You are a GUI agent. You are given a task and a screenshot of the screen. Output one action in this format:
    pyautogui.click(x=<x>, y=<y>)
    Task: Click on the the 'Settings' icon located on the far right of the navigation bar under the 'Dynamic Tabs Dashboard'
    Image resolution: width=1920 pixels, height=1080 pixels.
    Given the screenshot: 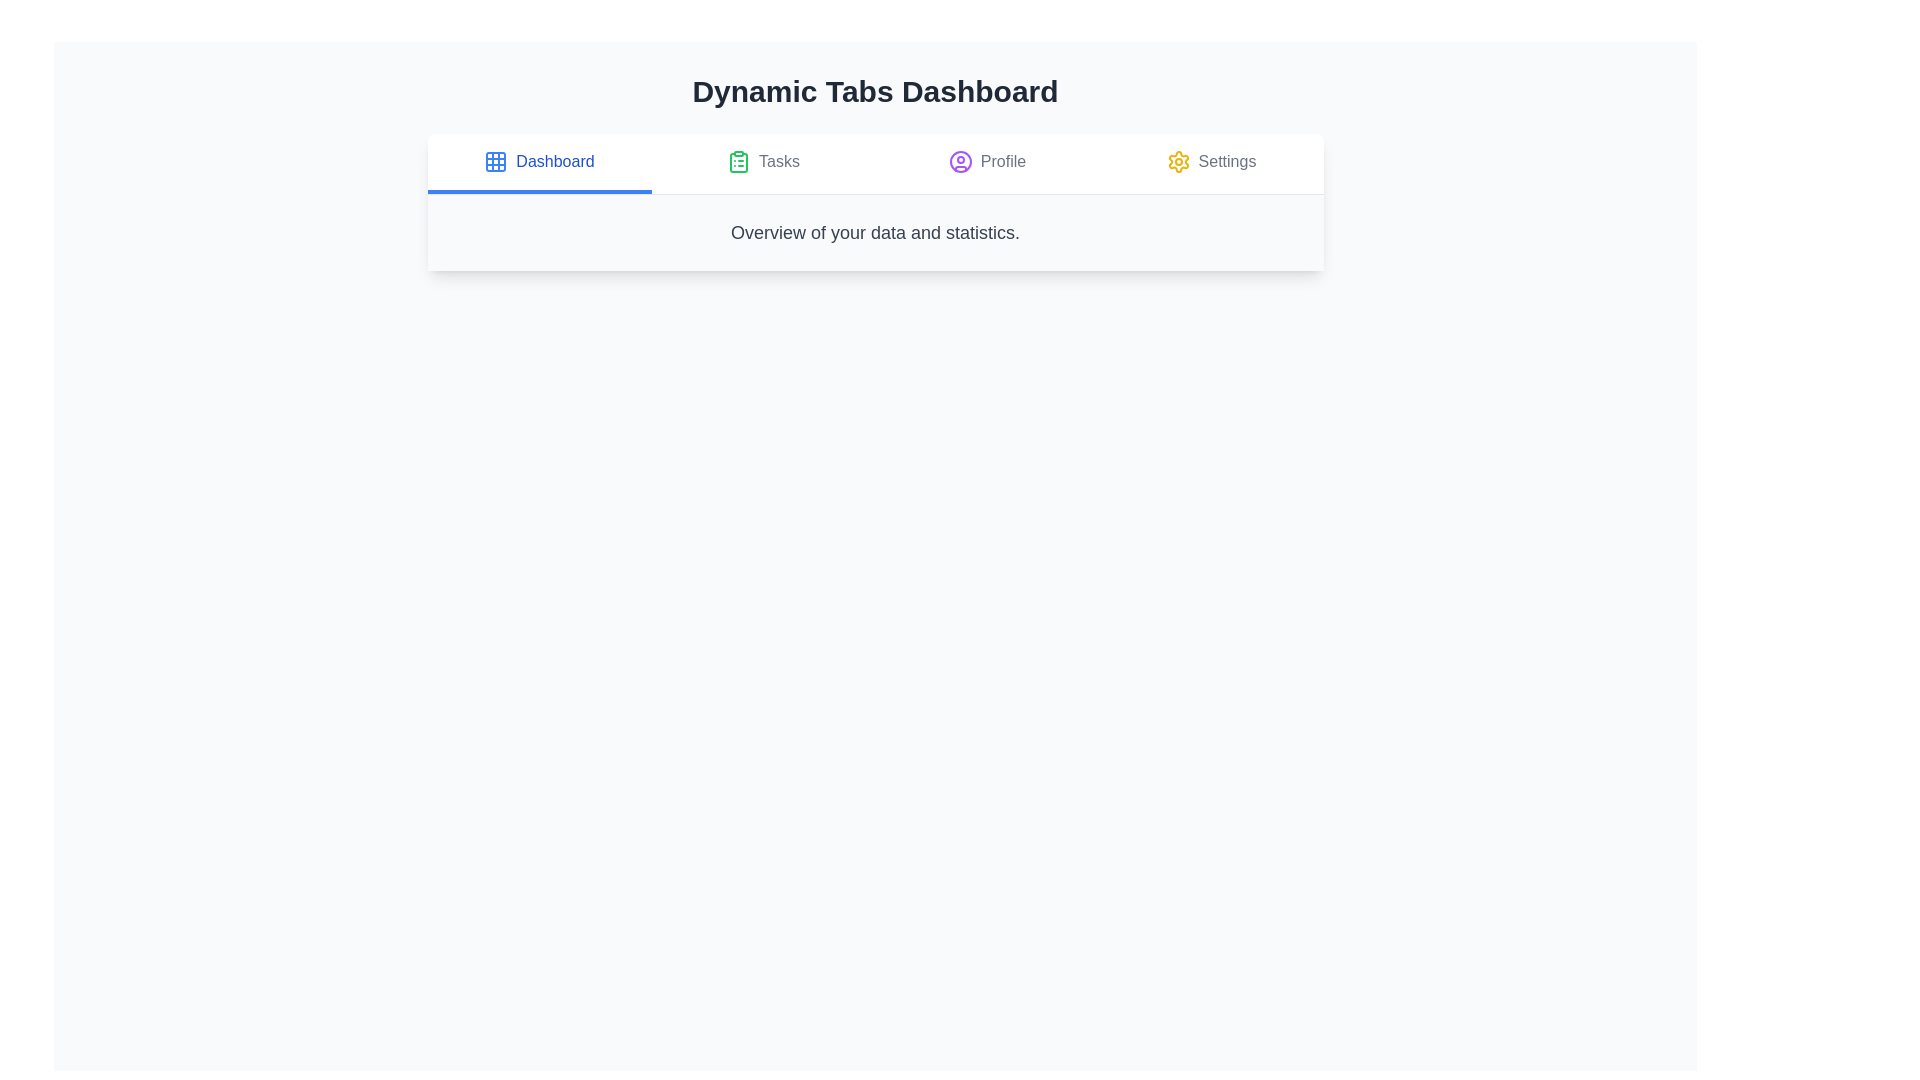 What is the action you would take?
    pyautogui.click(x=1178, y=161)
    